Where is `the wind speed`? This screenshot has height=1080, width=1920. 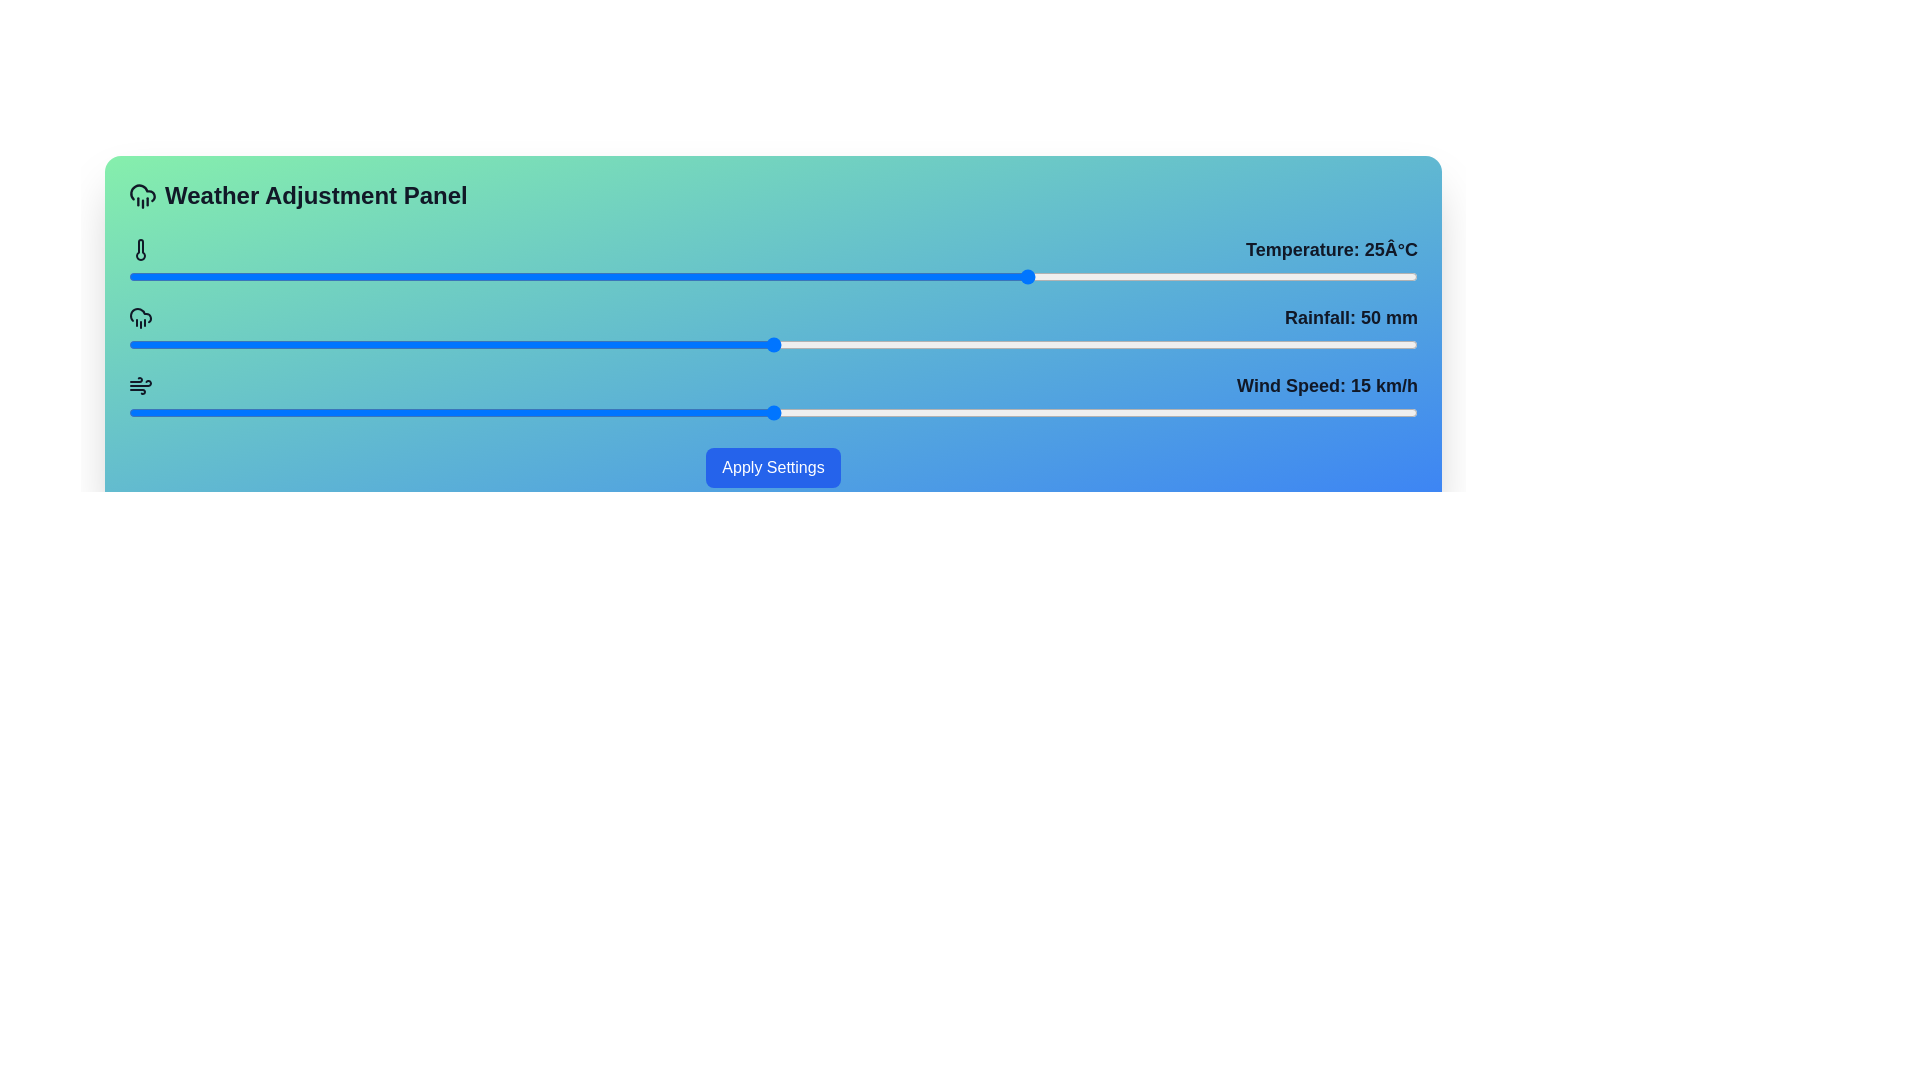 the wind speed is located at coordinates (1245, 411).